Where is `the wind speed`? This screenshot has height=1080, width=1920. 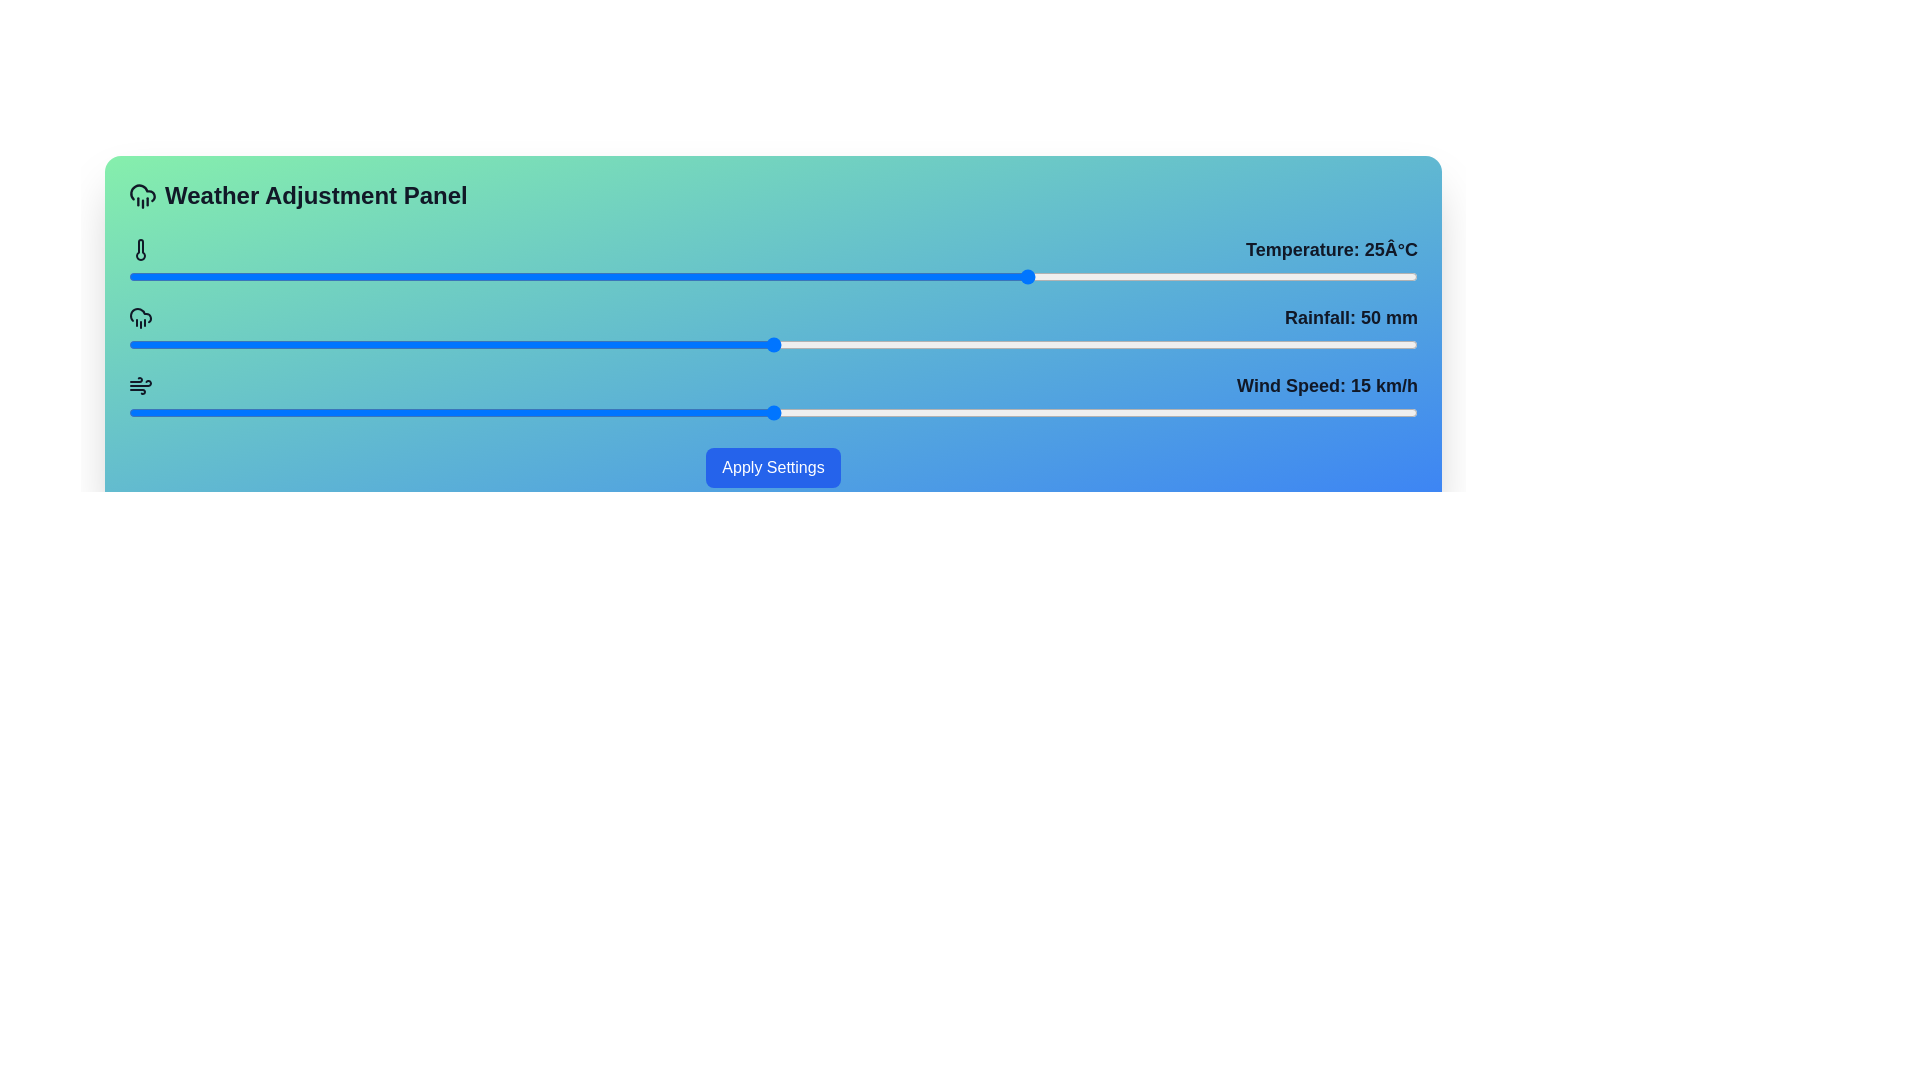 the wind speed is located at coordinates (1245, 411).